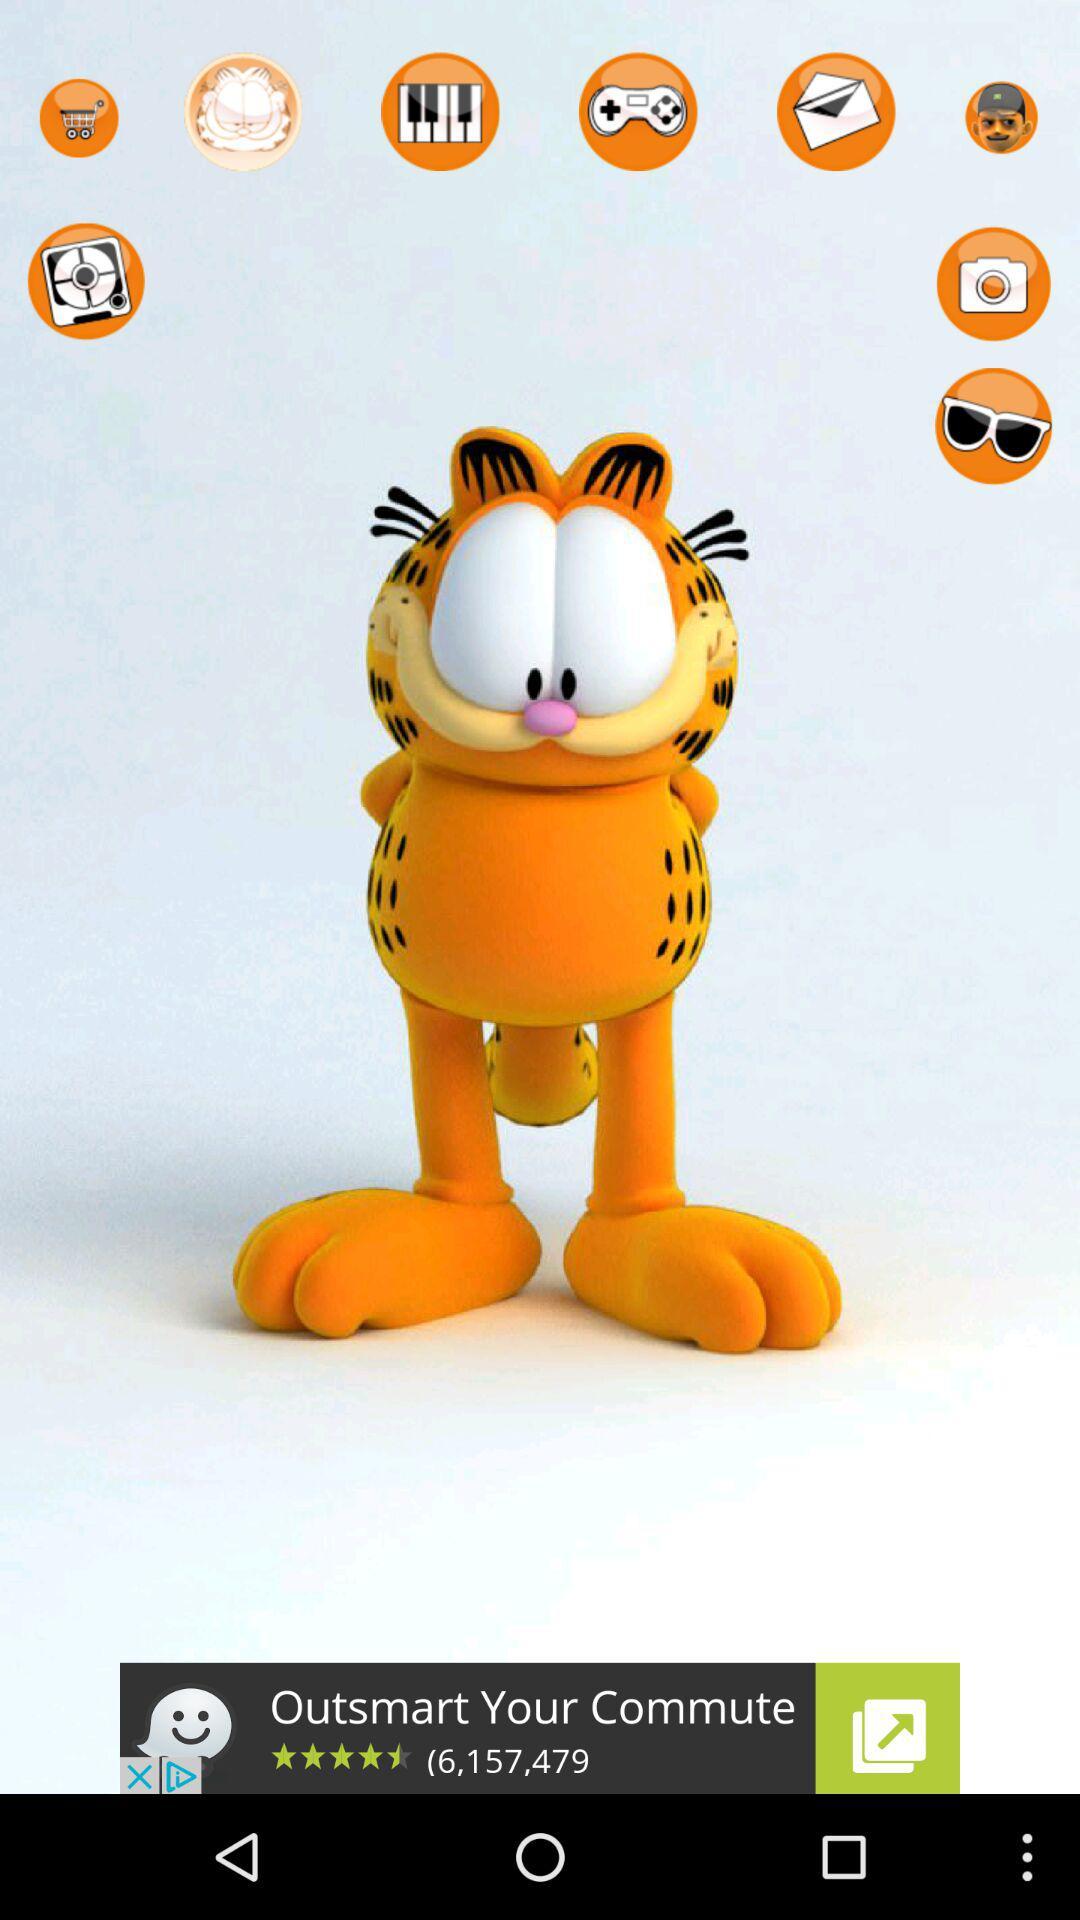 This screenshot has width=1080, height=1920. I want to click on camera icon, so click(994, 282).